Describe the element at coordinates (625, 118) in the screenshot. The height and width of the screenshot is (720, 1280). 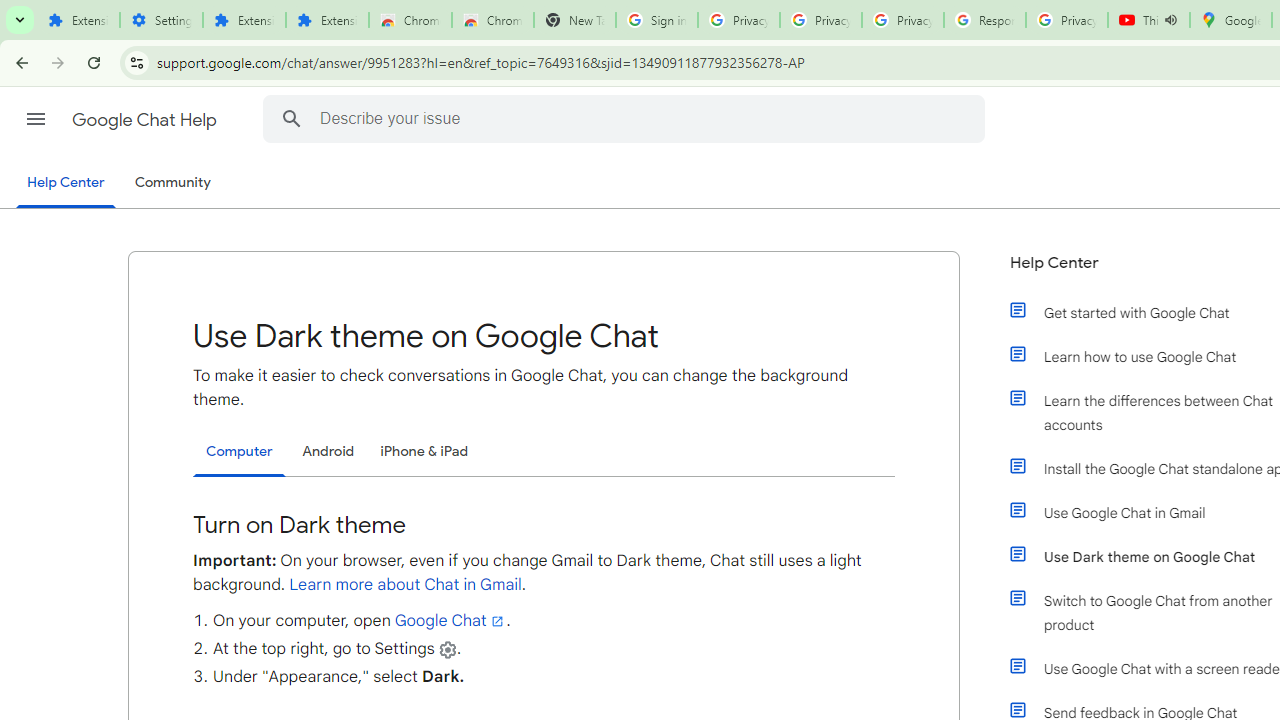
I see `'Describe your issue'` at that location.